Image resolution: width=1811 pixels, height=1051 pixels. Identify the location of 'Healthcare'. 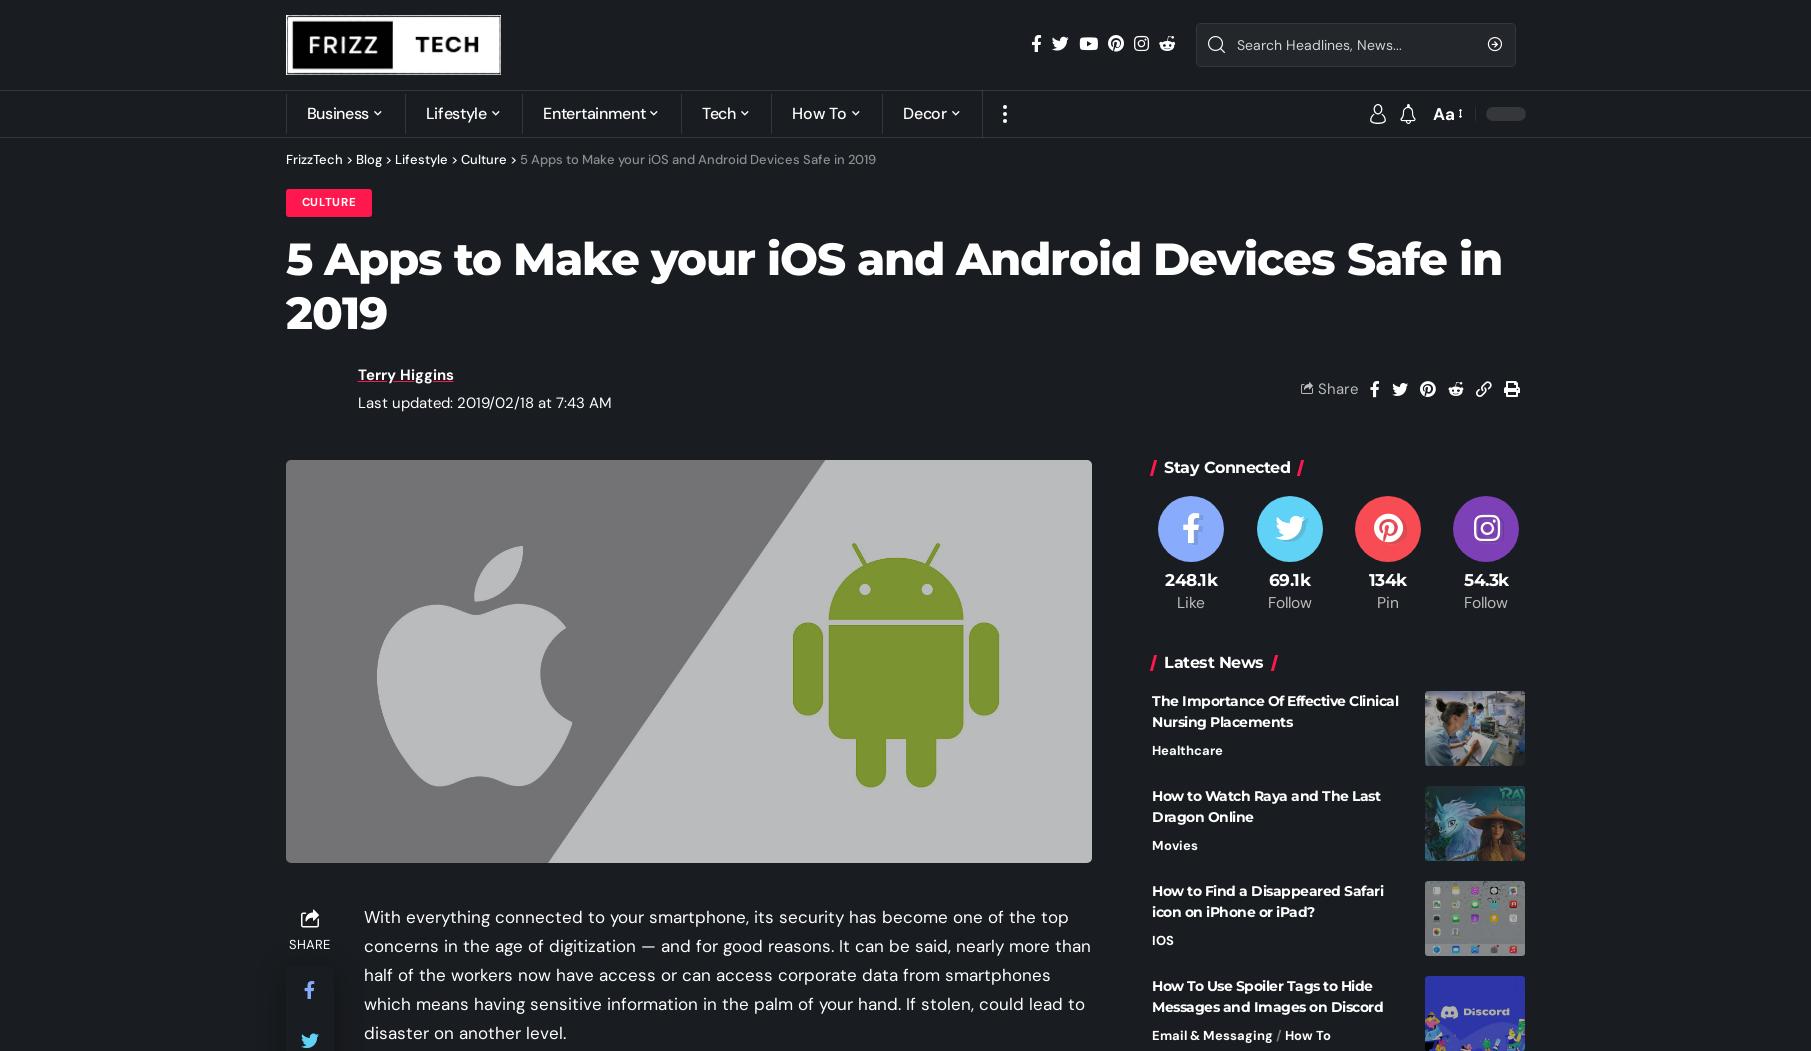
(1186, 749).